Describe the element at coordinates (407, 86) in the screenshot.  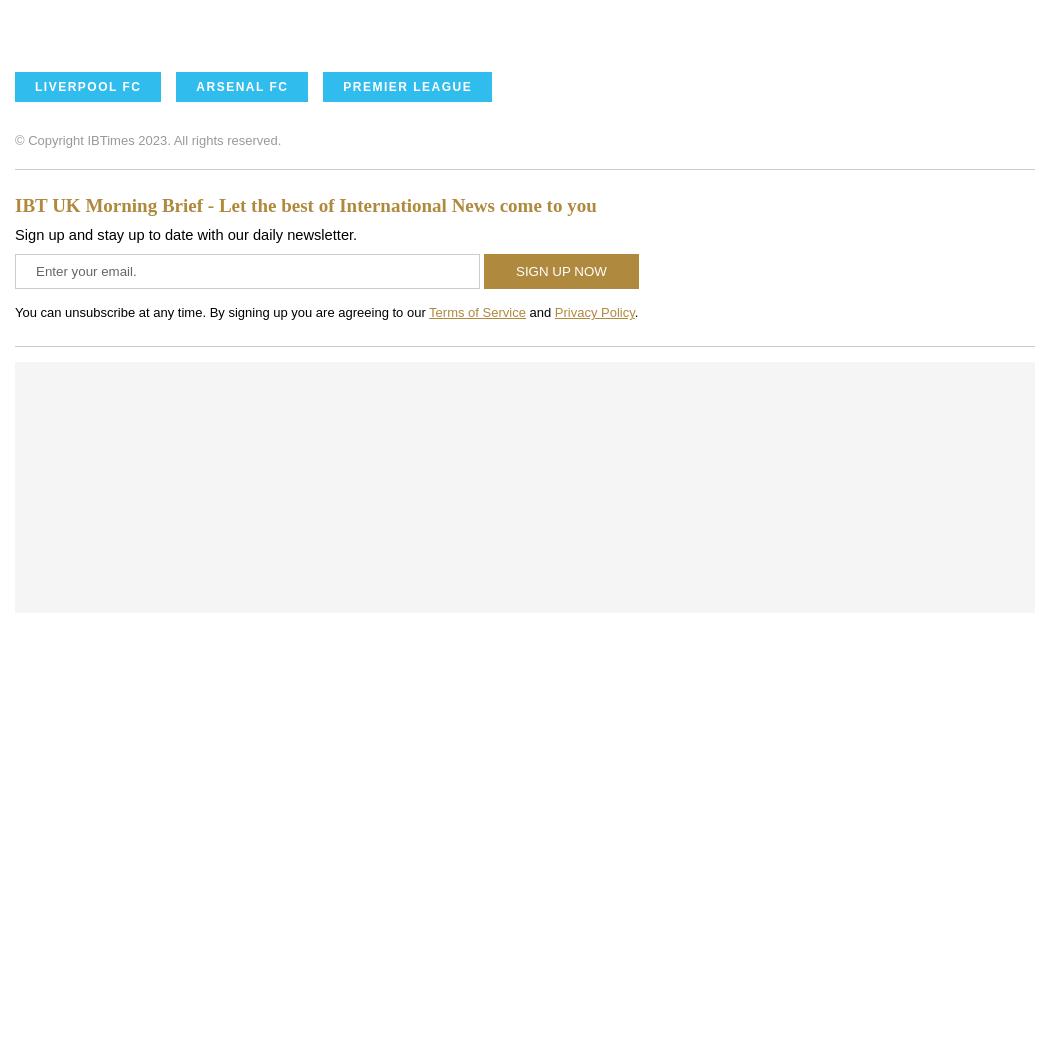
I see `'Premier League'` at that location.